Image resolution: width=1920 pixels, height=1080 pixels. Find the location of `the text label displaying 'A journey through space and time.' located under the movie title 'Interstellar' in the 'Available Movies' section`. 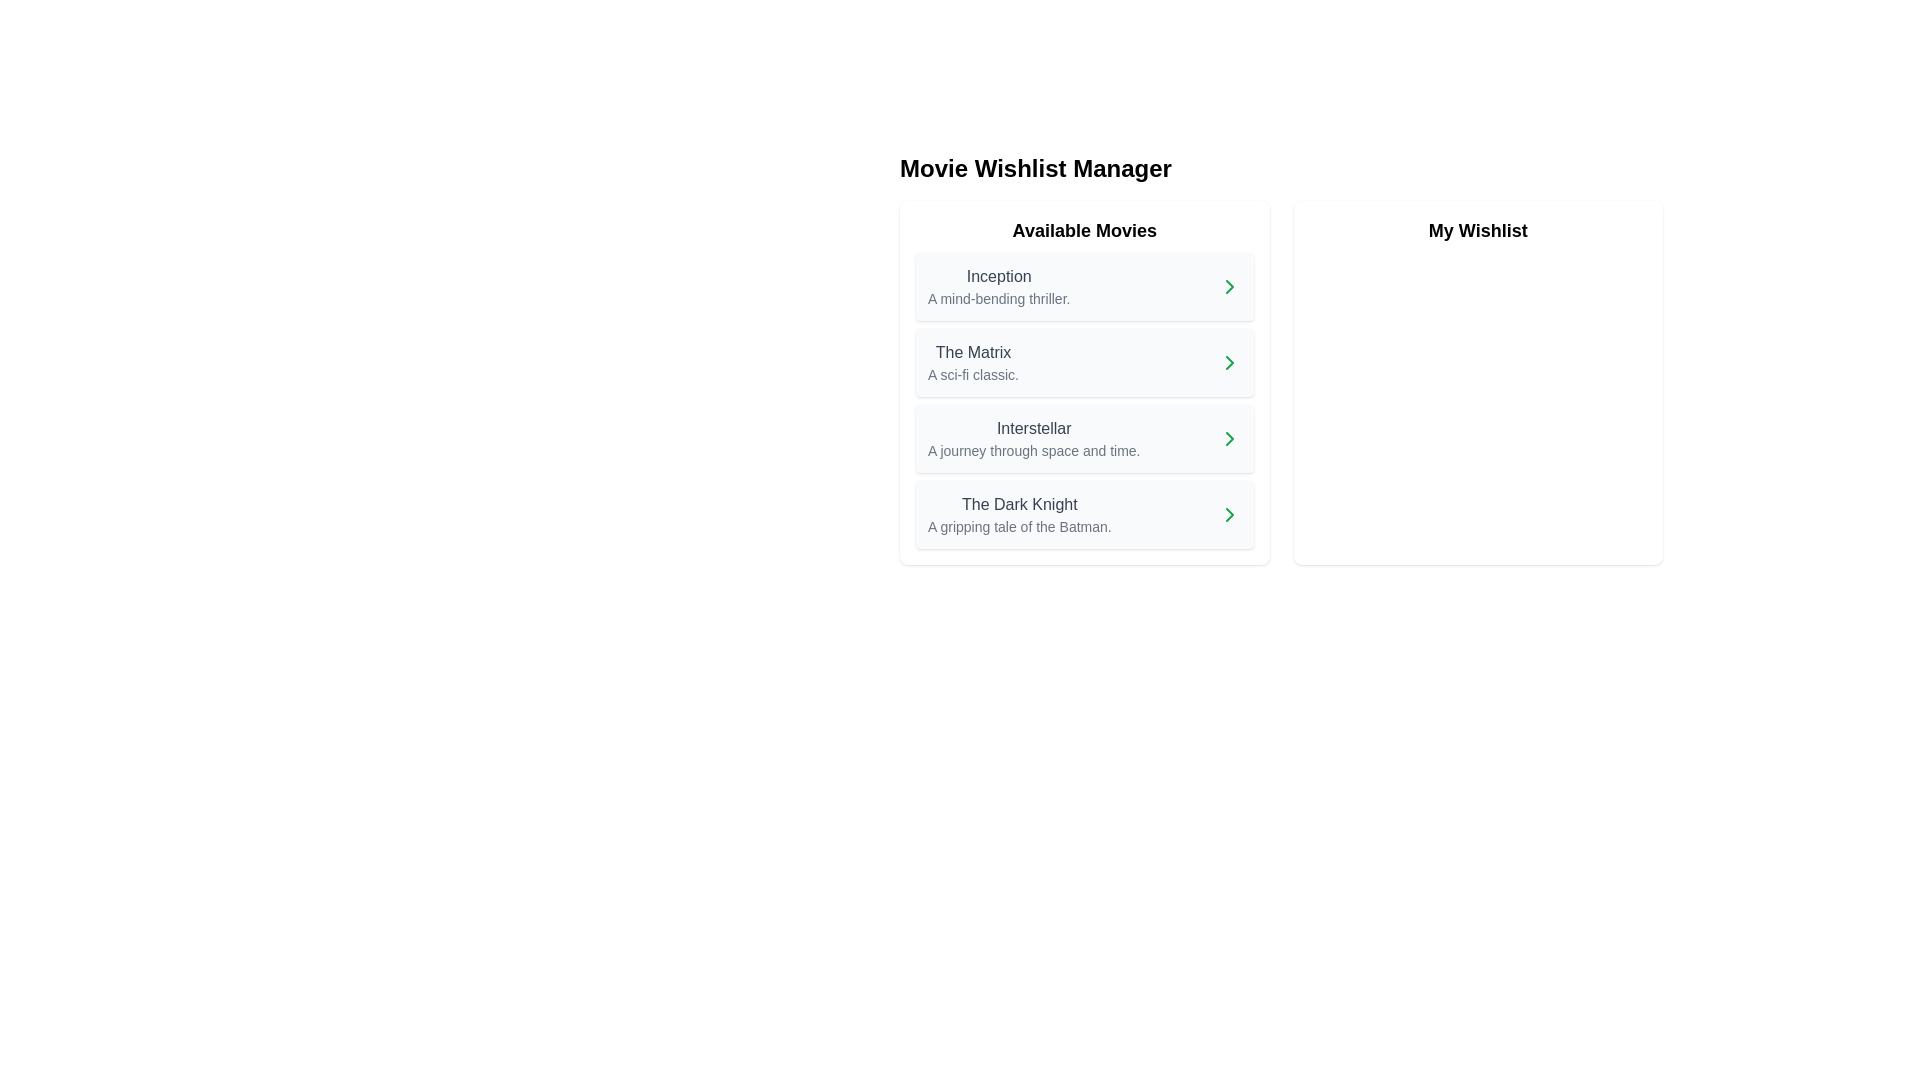

the text label displaying 'A journey through space and time.' located under the movie title 'Interstellar' in the 'Available Movies' section is located at coordinates (1034, 451).